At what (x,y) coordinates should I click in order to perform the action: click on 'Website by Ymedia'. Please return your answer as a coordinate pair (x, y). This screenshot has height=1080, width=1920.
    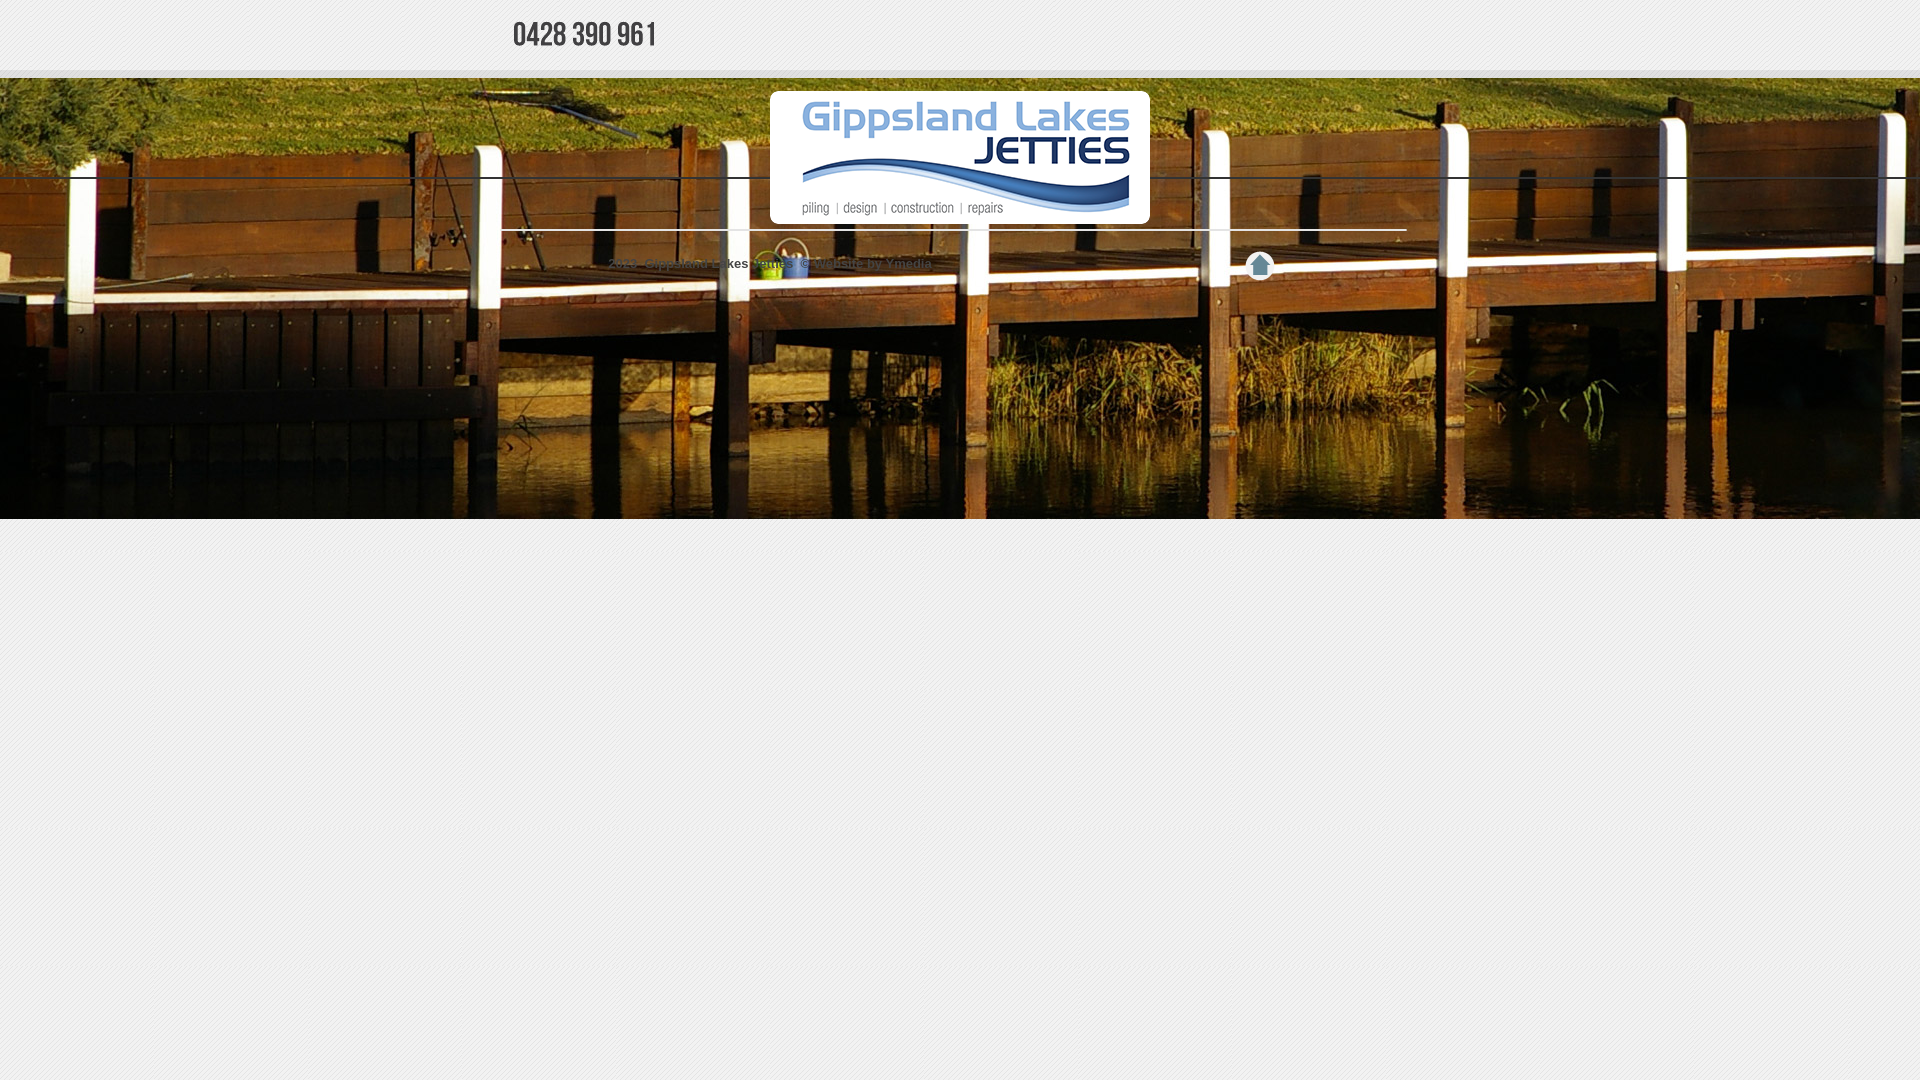
    Looking at the image, I should click on (814, 262).